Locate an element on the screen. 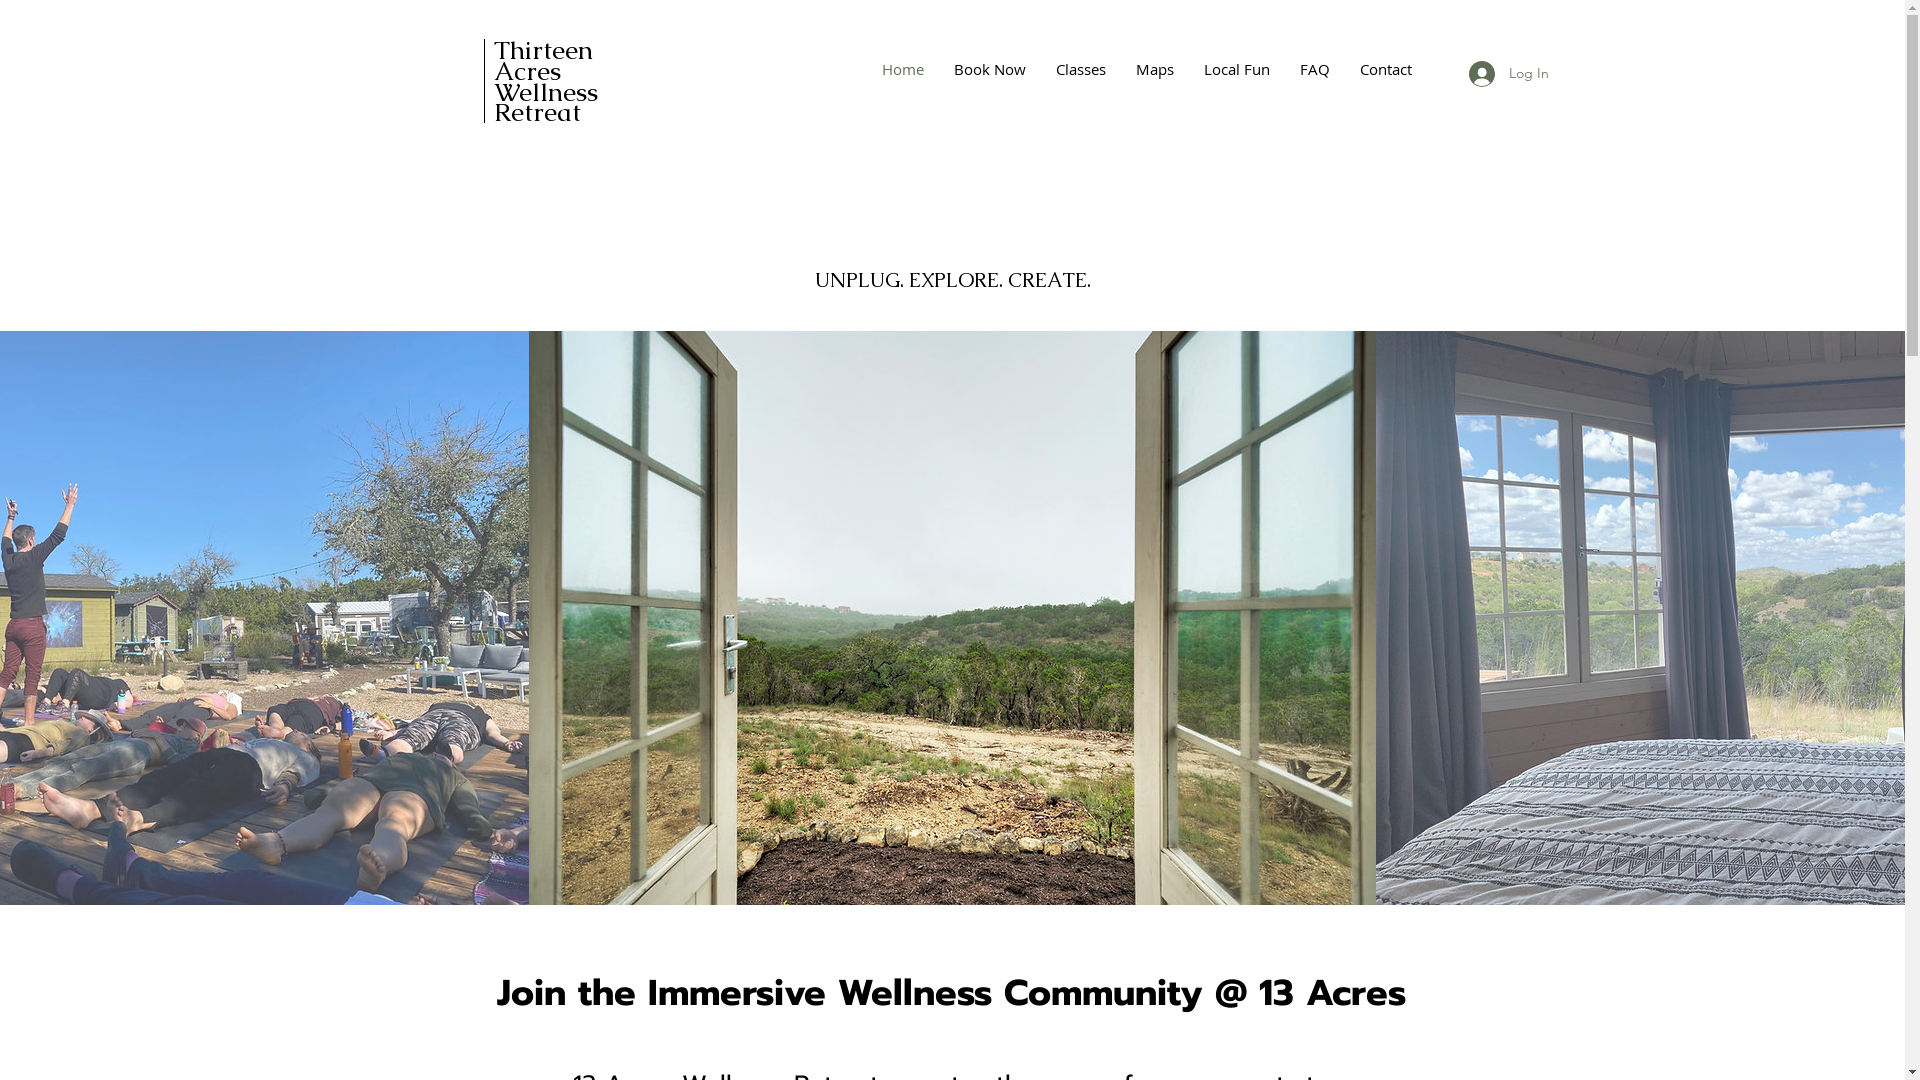 The height and width of the screenshot is (1080, 1920). 'Book Now' is located at coordinates (988, 68).